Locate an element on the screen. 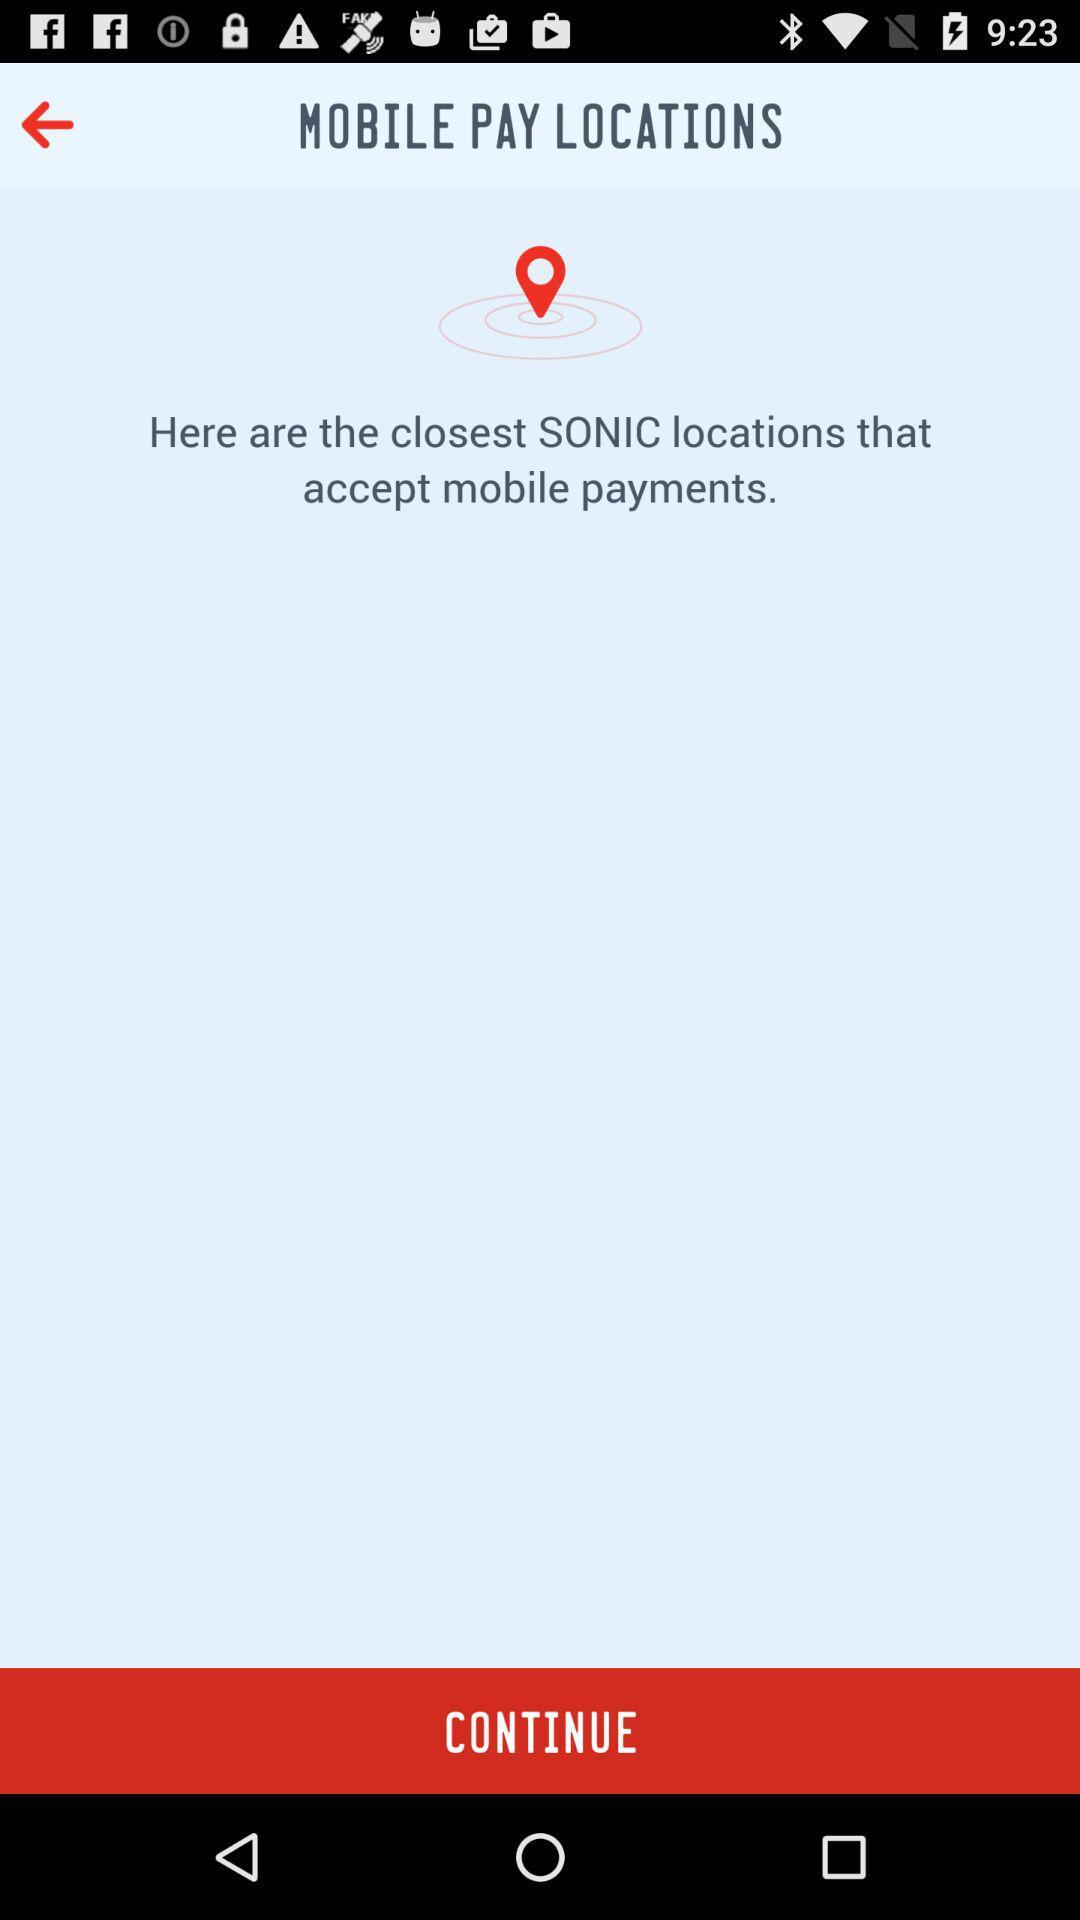 This screenshot has height=1920, width=1080. the item above the continue item is located at coordinates (540, 1120).